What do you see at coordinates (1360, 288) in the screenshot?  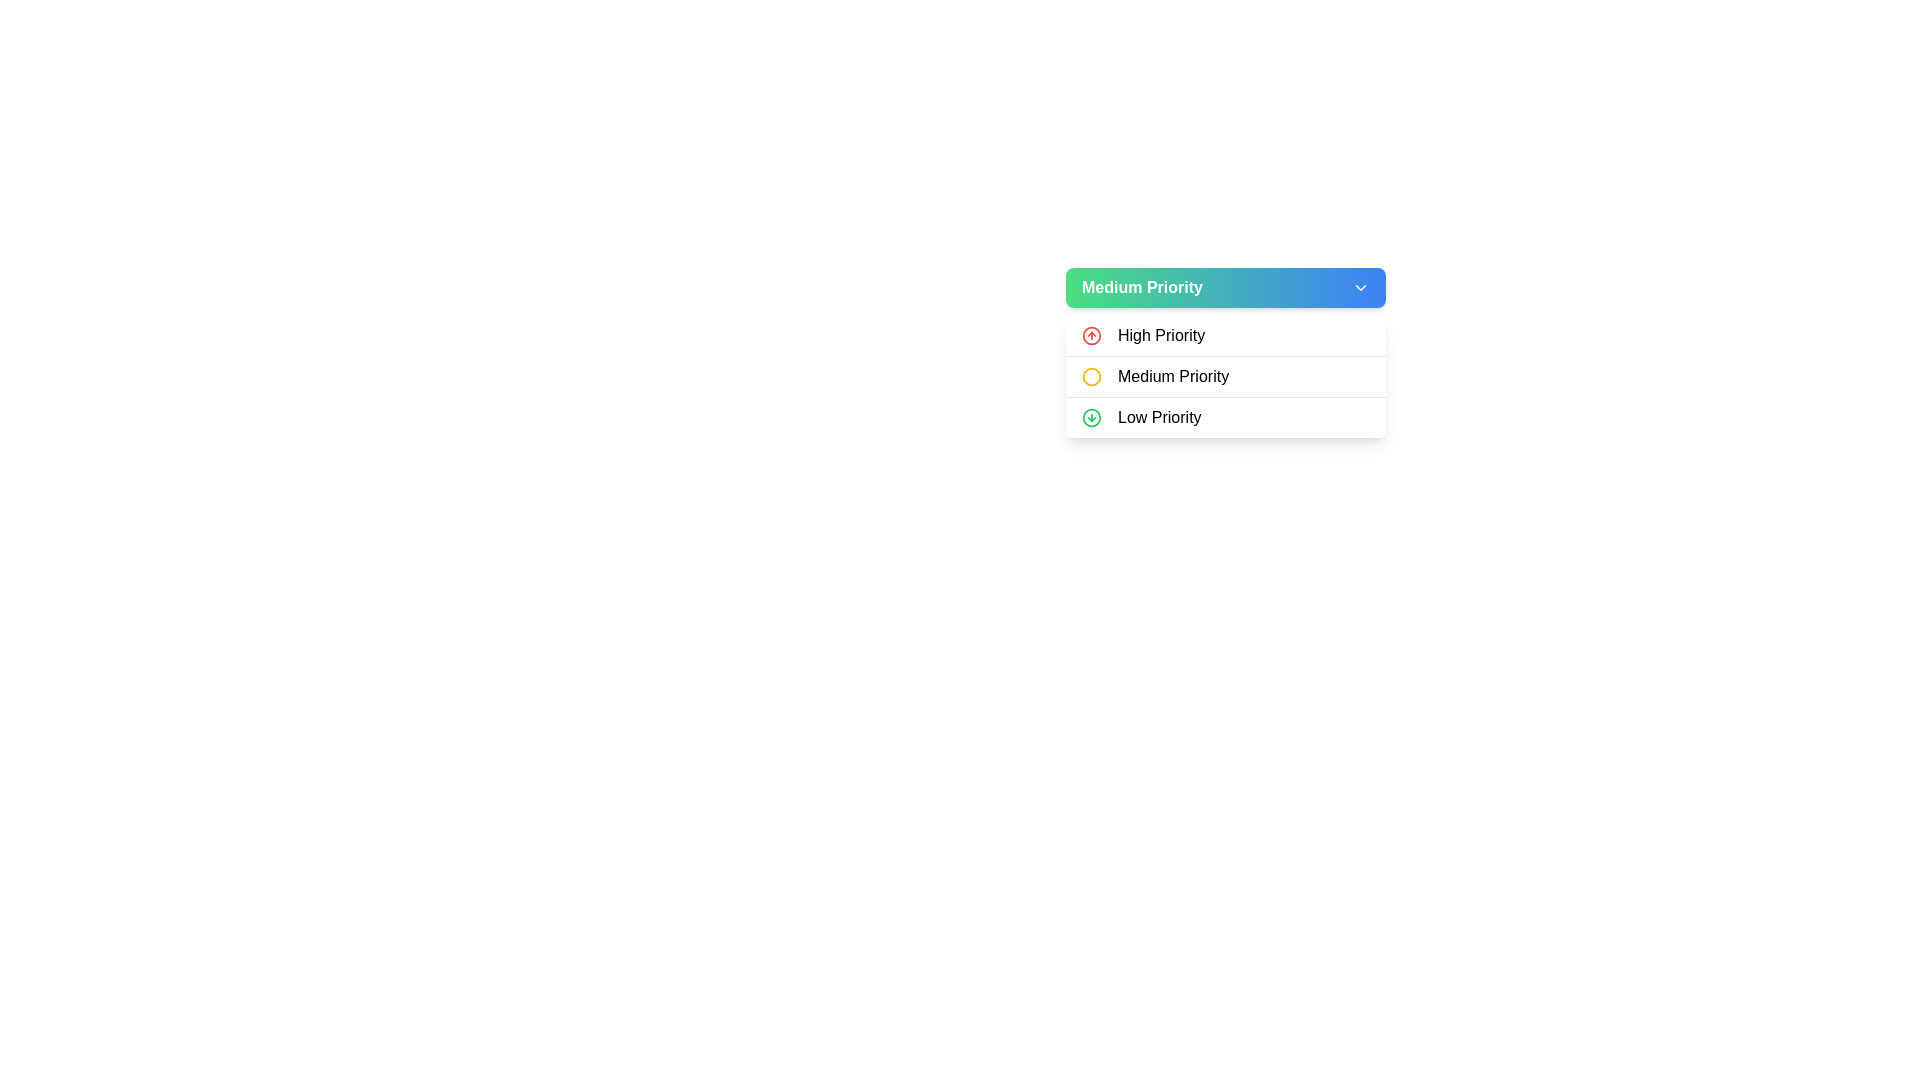 I see `the chevron icon located on the far-right side of the 'Medium Priority' bar` at bounding box center [1360, 288].